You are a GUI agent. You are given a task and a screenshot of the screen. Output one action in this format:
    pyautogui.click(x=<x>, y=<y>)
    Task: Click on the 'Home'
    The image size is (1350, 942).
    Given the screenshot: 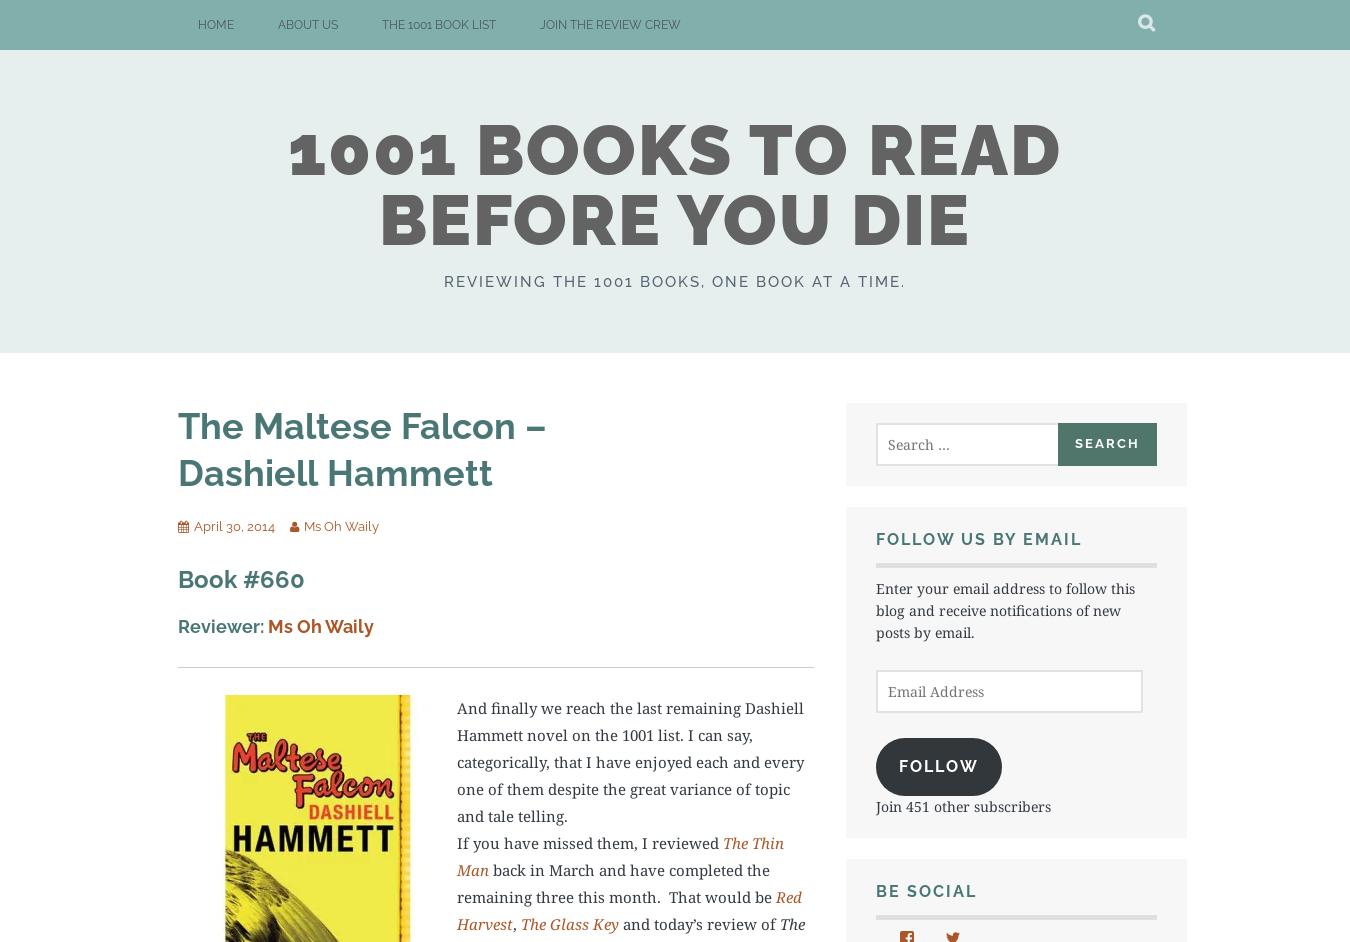 What is the action you would take?
    pyautogui.click(x=216, y=24)
    